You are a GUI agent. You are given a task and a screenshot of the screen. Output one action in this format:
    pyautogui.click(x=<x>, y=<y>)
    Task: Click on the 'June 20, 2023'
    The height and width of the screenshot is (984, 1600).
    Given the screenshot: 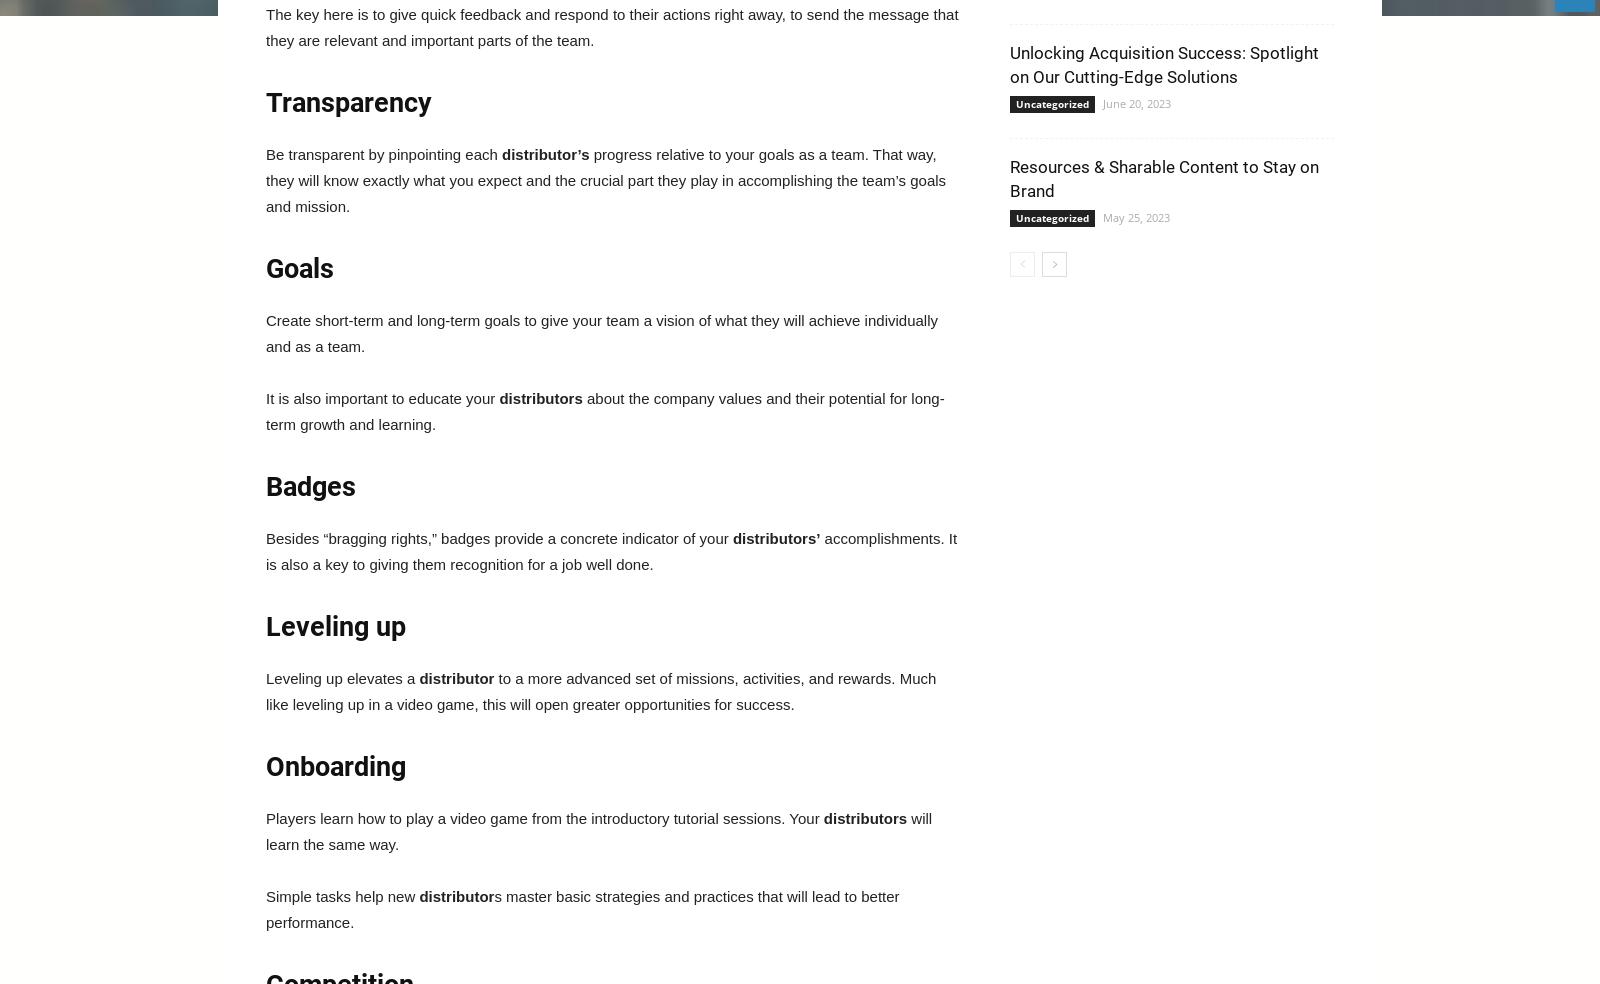 What is the action you would take?
    pyautogui.click(x=1136, y=102)
    